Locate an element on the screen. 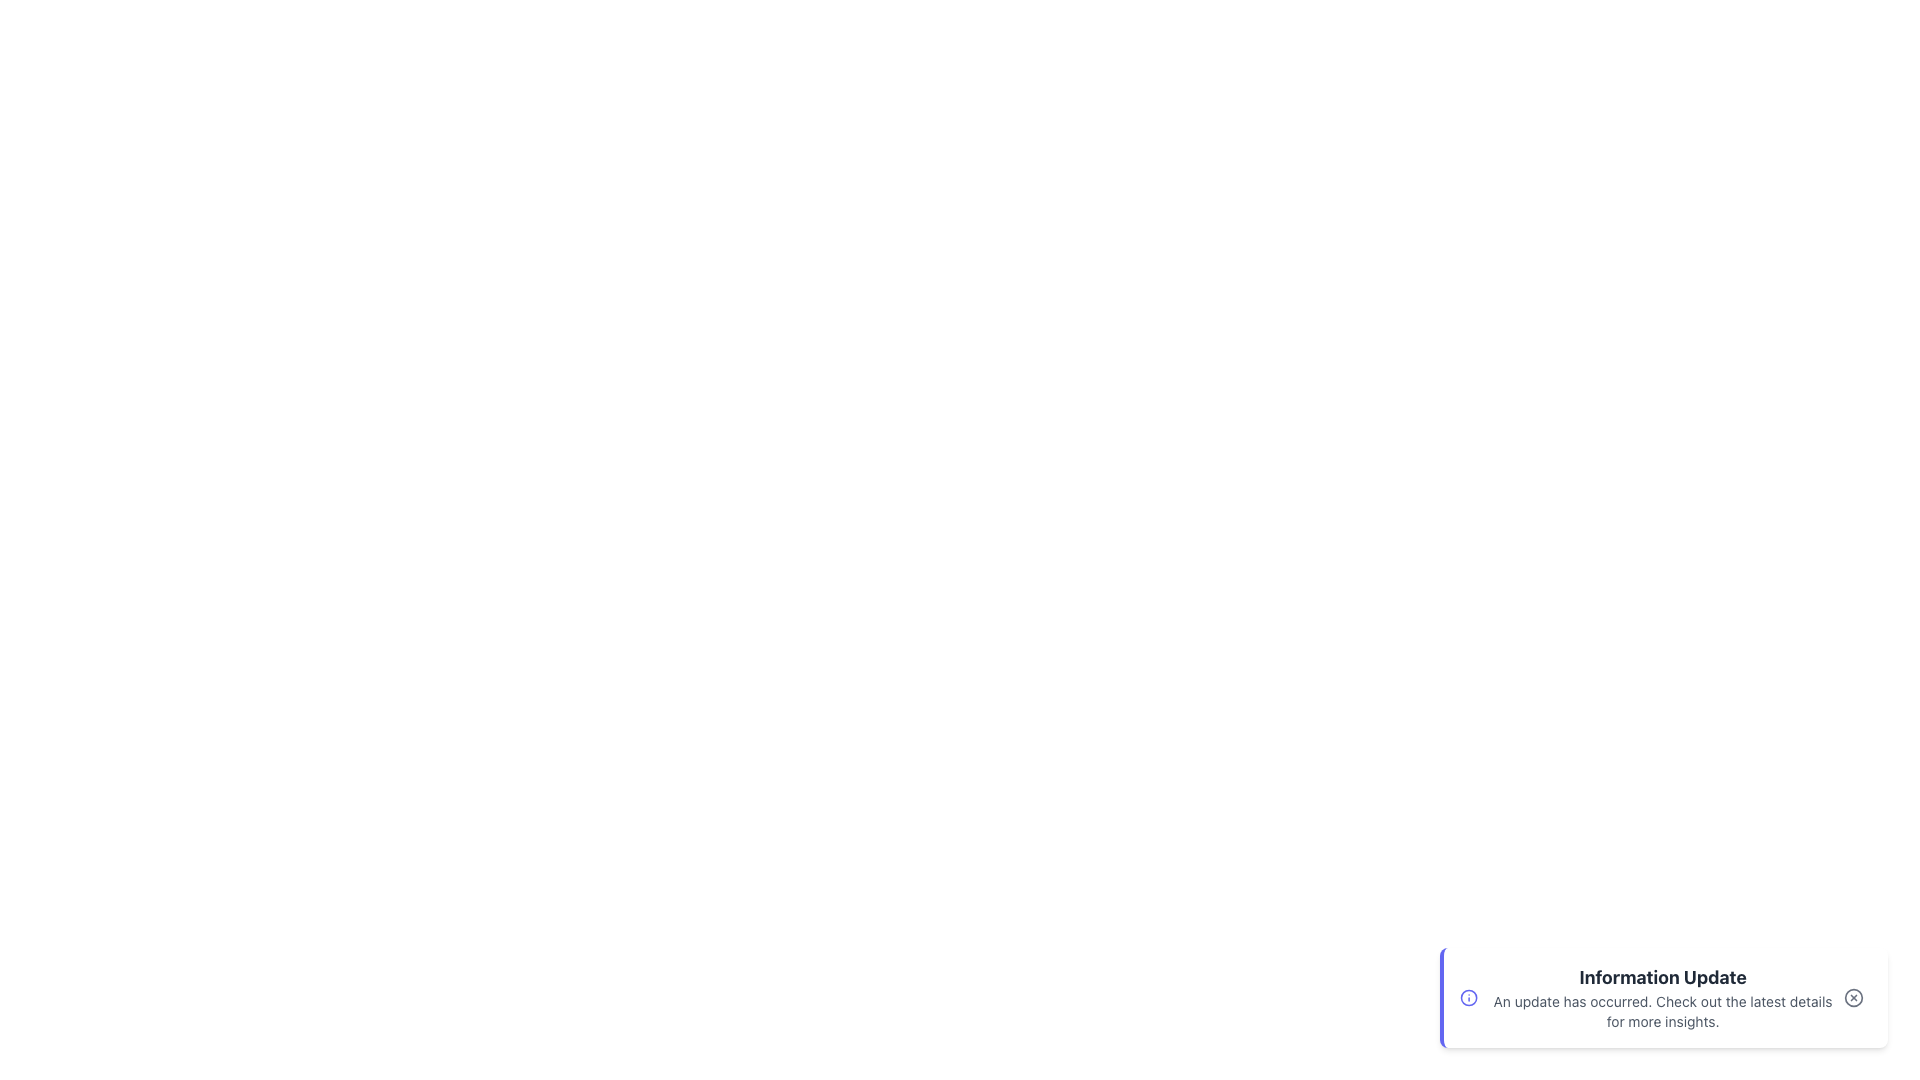 This screenshot has width=1920, height=1080. the circular 'info' icon is located at coordinates (1469, 998).